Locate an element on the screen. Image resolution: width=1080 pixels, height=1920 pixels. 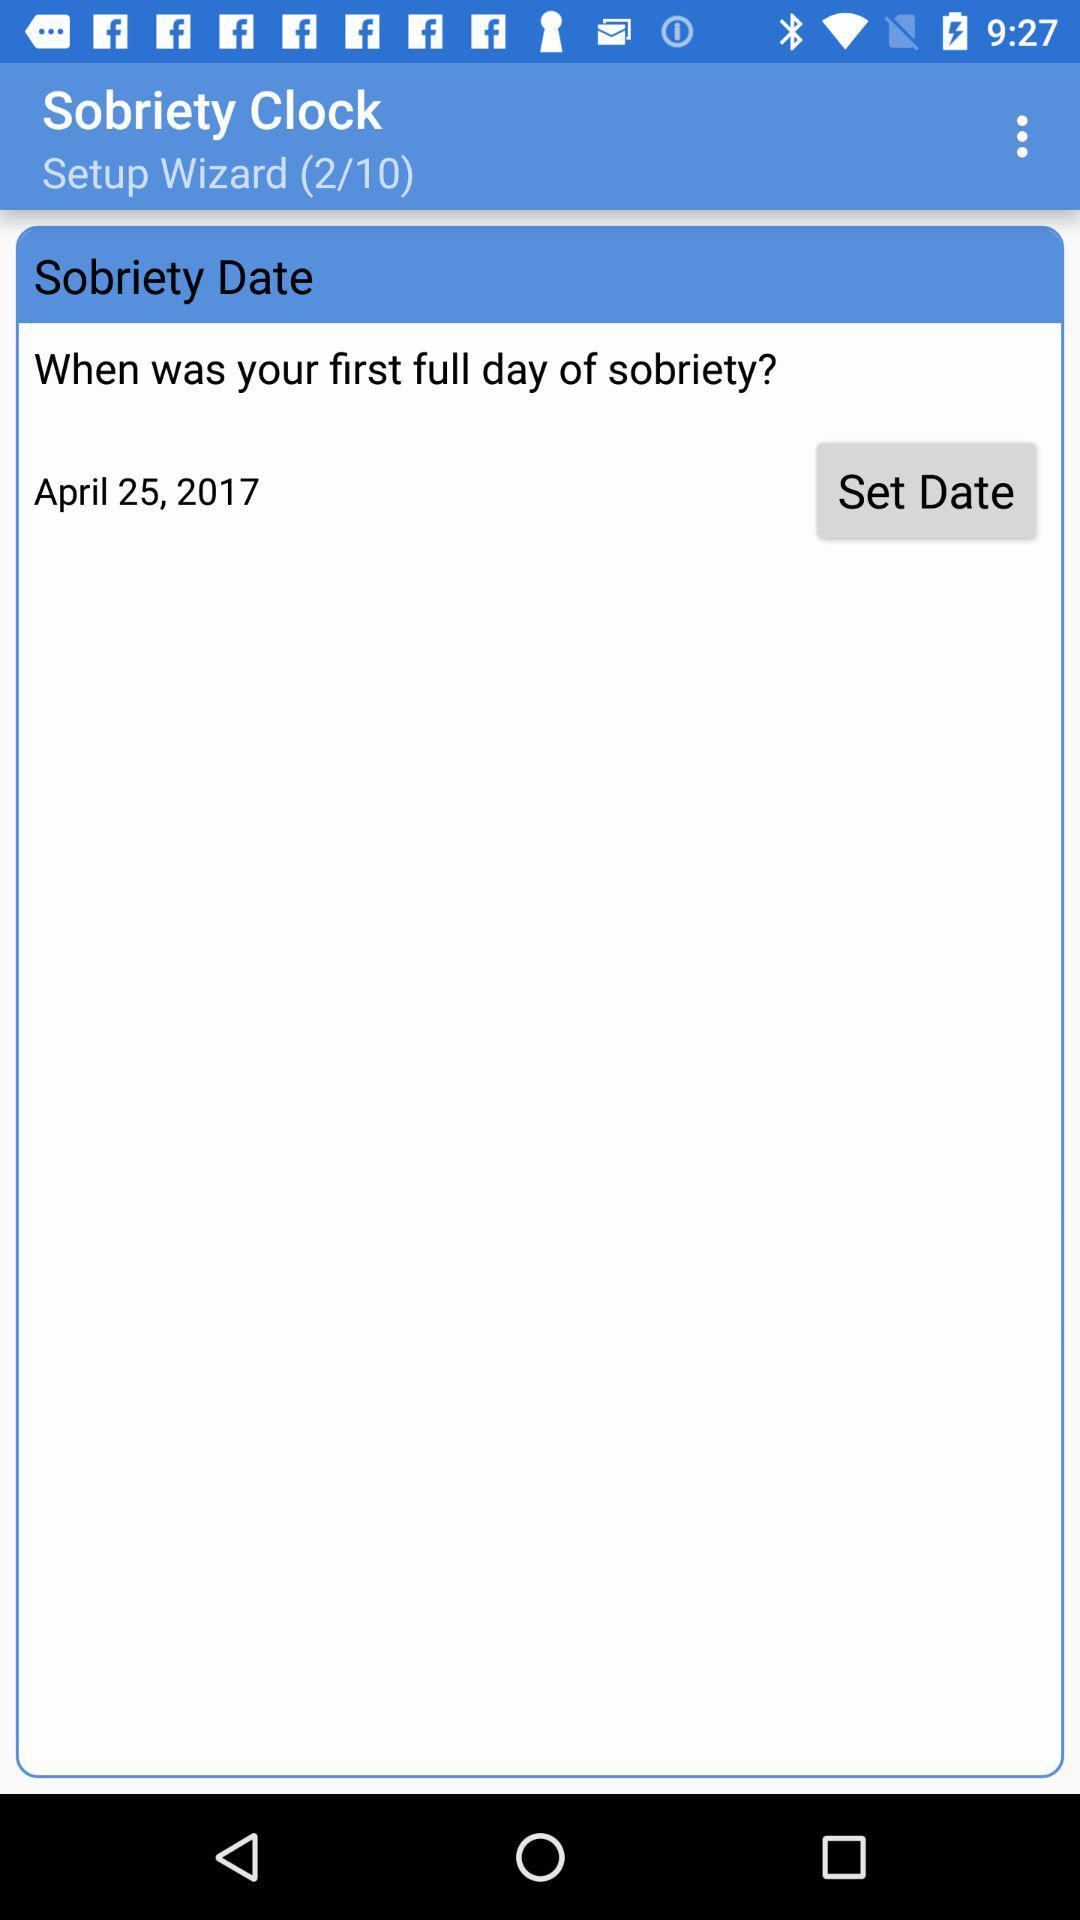
the icon next to april 25, 2017 is located at coordinates (926, 490).